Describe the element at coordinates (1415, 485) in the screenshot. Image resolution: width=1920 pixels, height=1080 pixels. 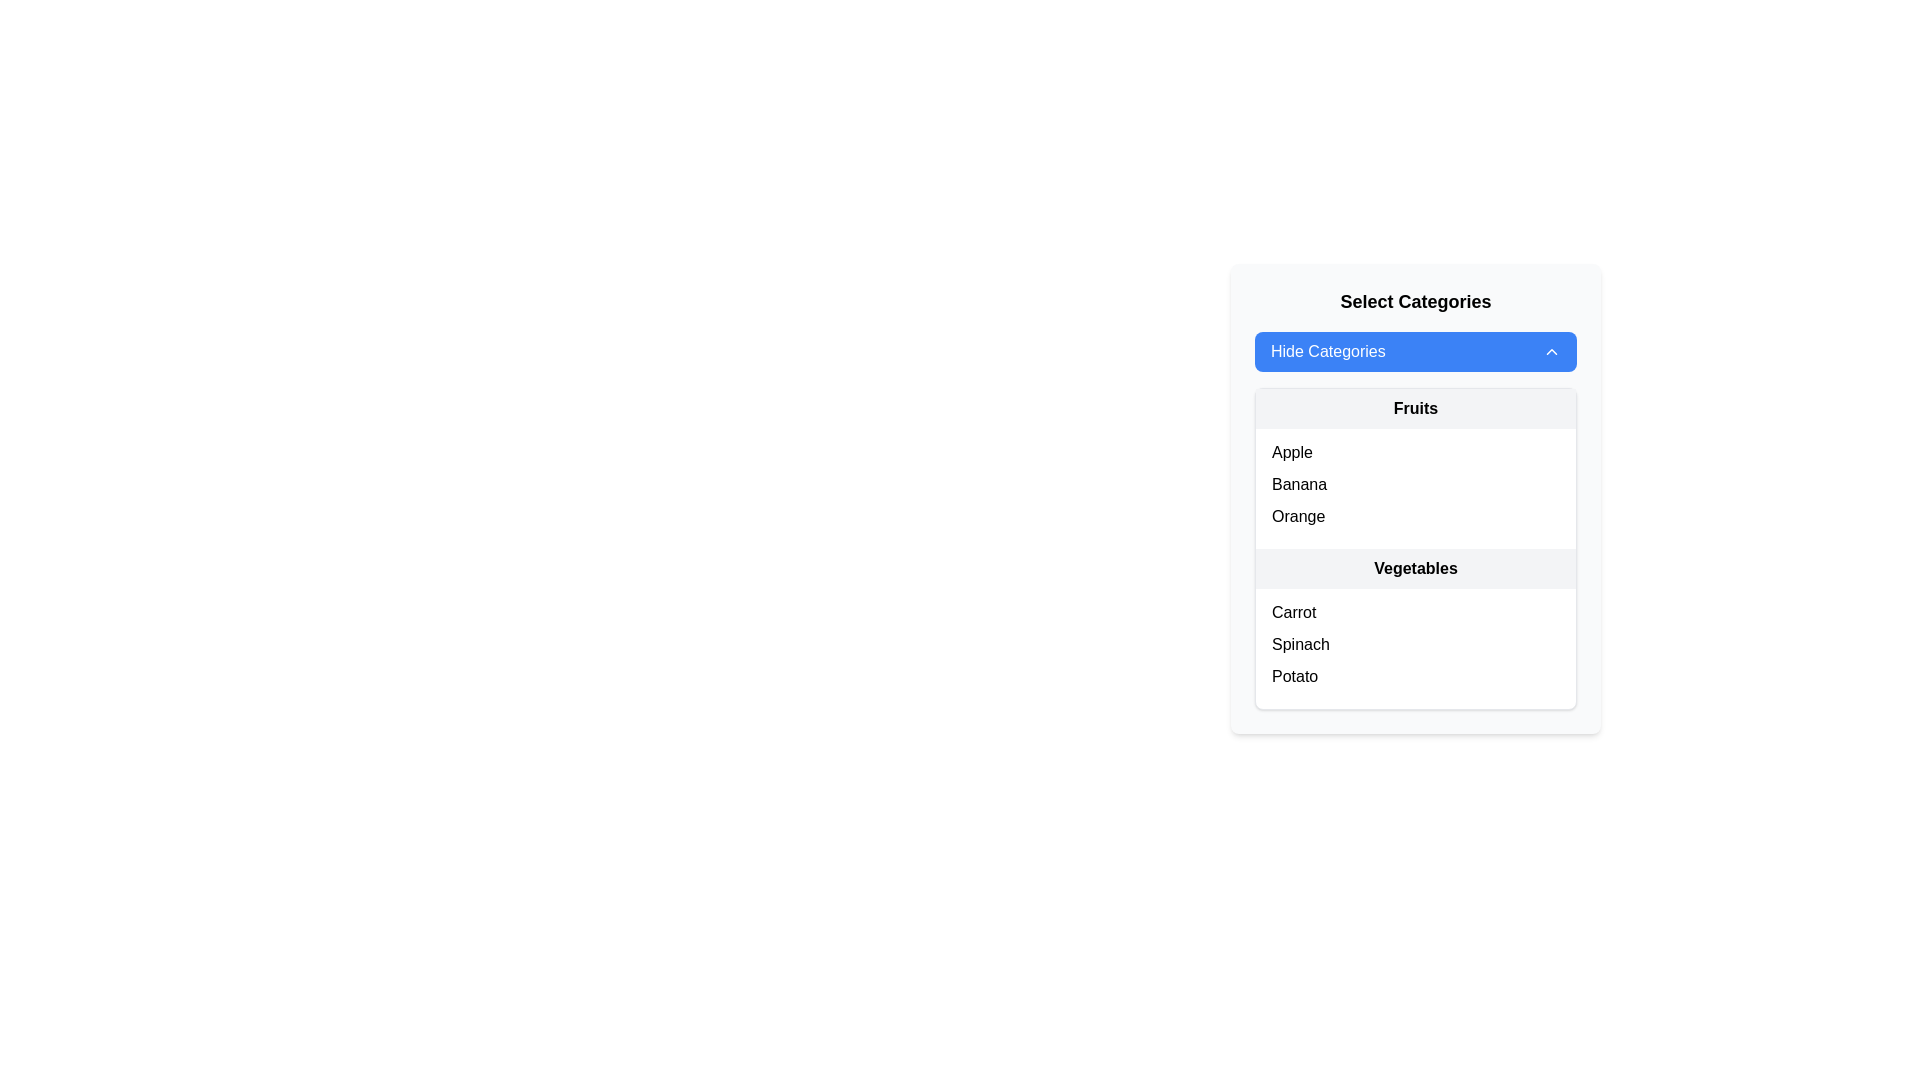
I see `the selectable item labeled 'Banana' in the 'Fruits' category list, which is the second item below 'Apple' and above 'Orange'` at that location.